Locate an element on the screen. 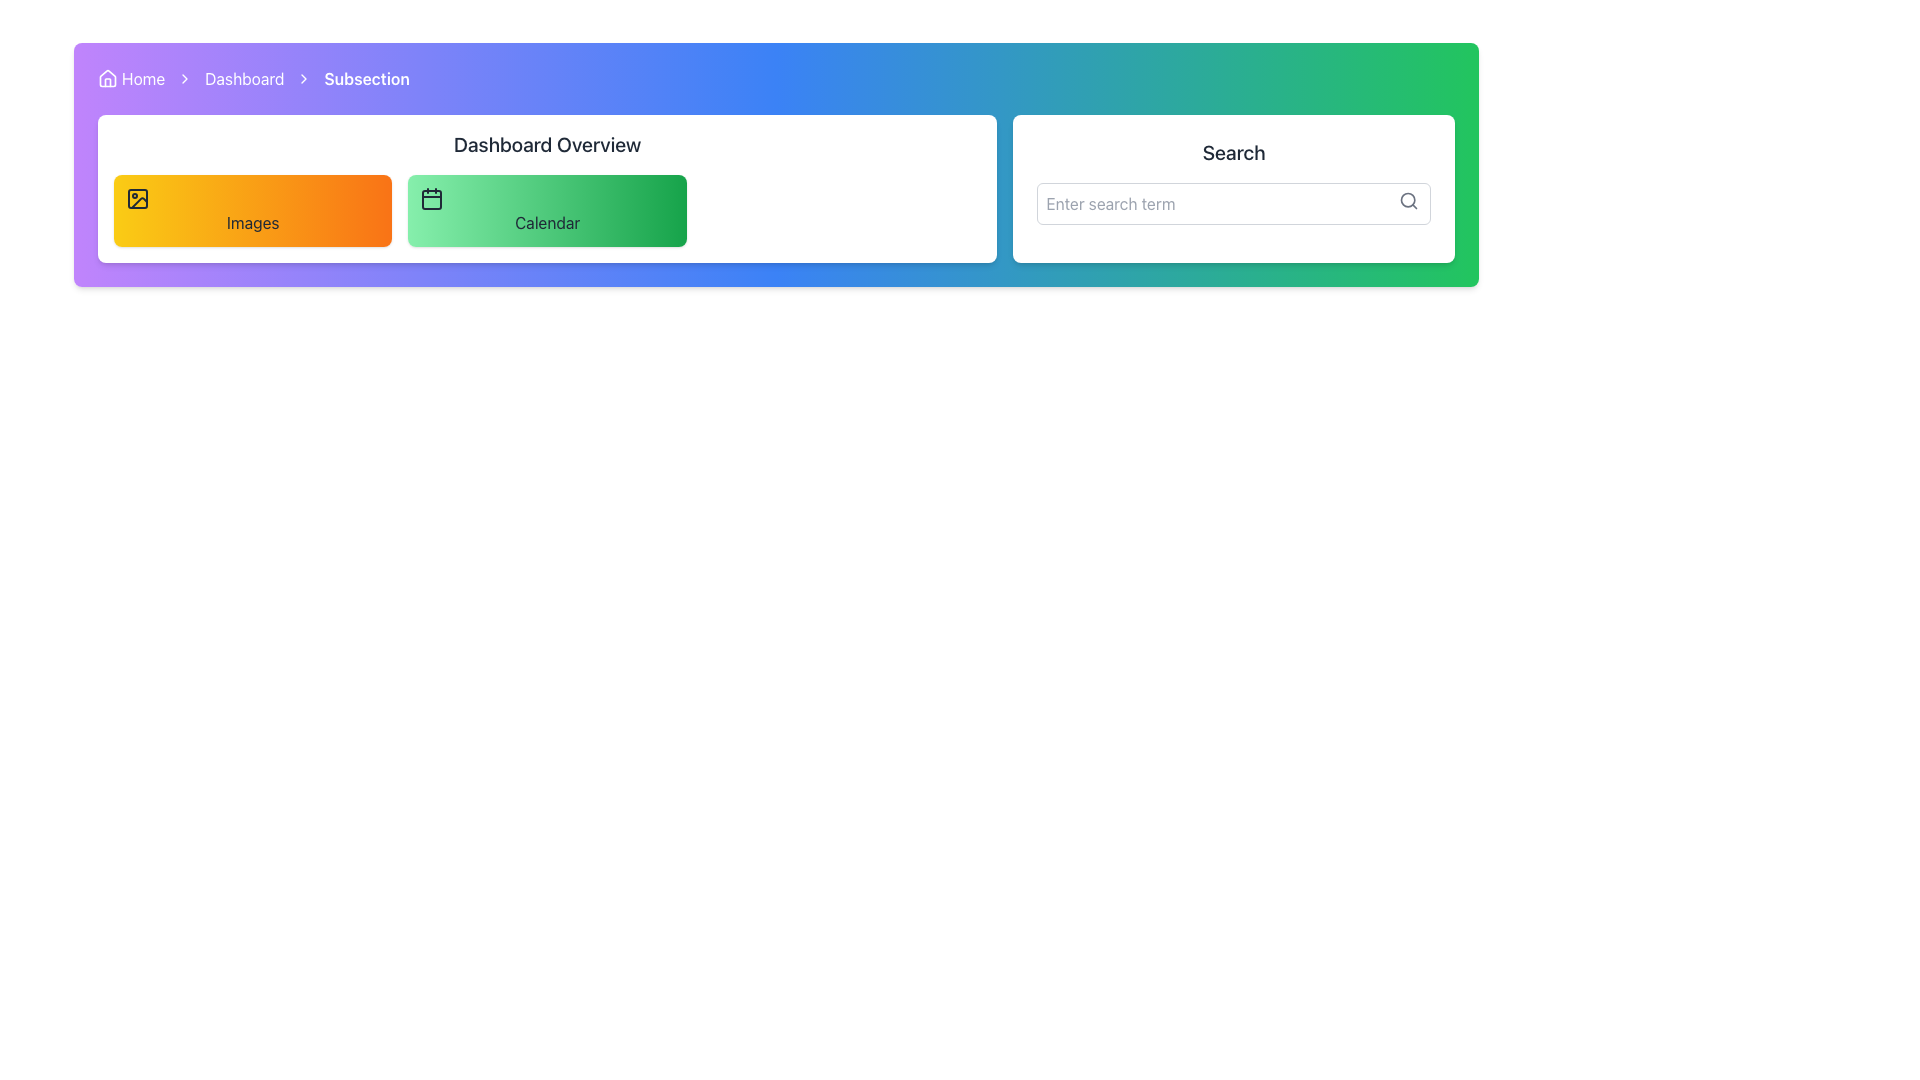 Image resolution: width=1920 pixels, height=1080 pixels. the 'Dashboard Overview' heading to trigger any potential tooltips or events is located at coordinates (547, 144).